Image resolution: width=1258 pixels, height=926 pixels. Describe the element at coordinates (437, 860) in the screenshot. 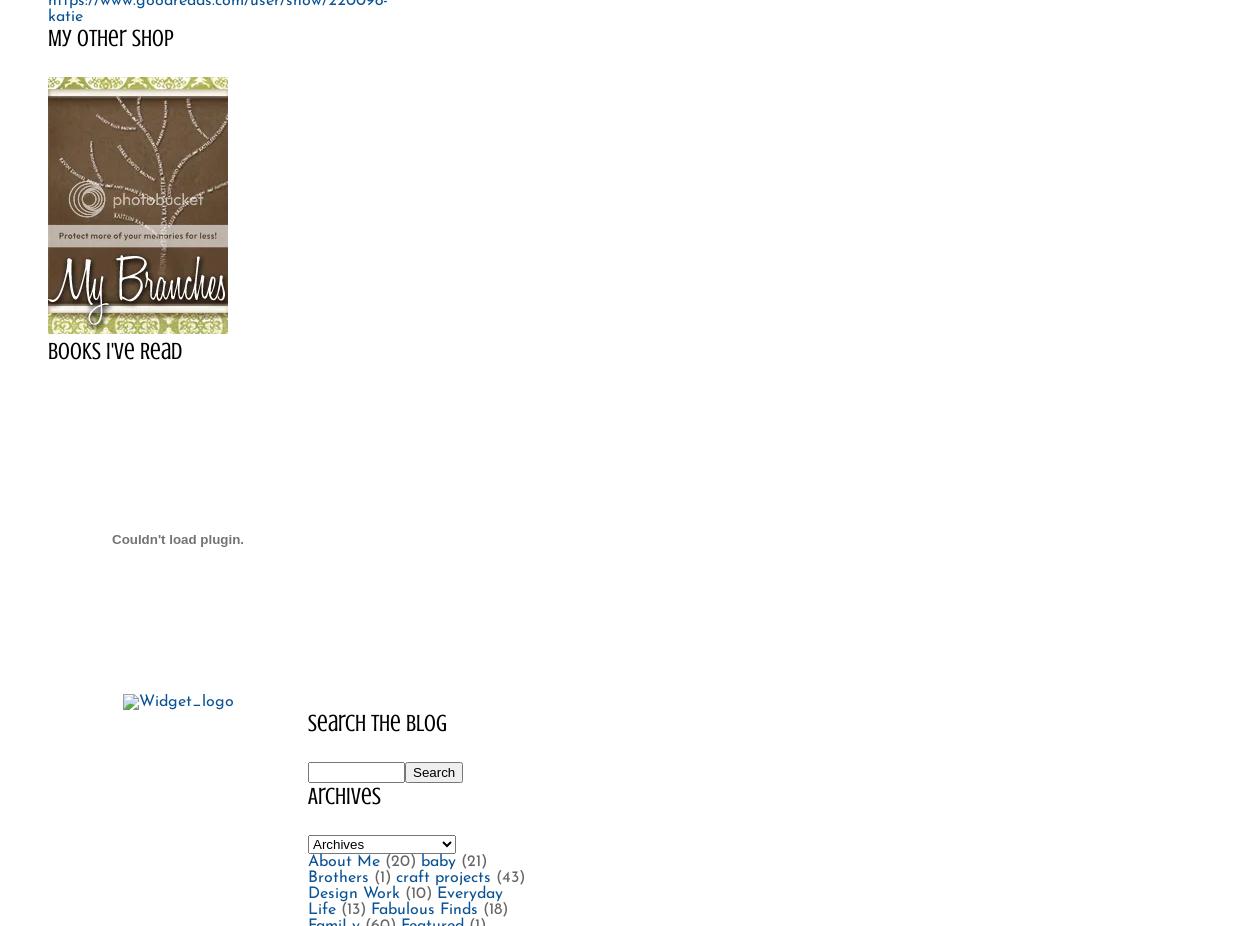

I see `'baby'` at that location.